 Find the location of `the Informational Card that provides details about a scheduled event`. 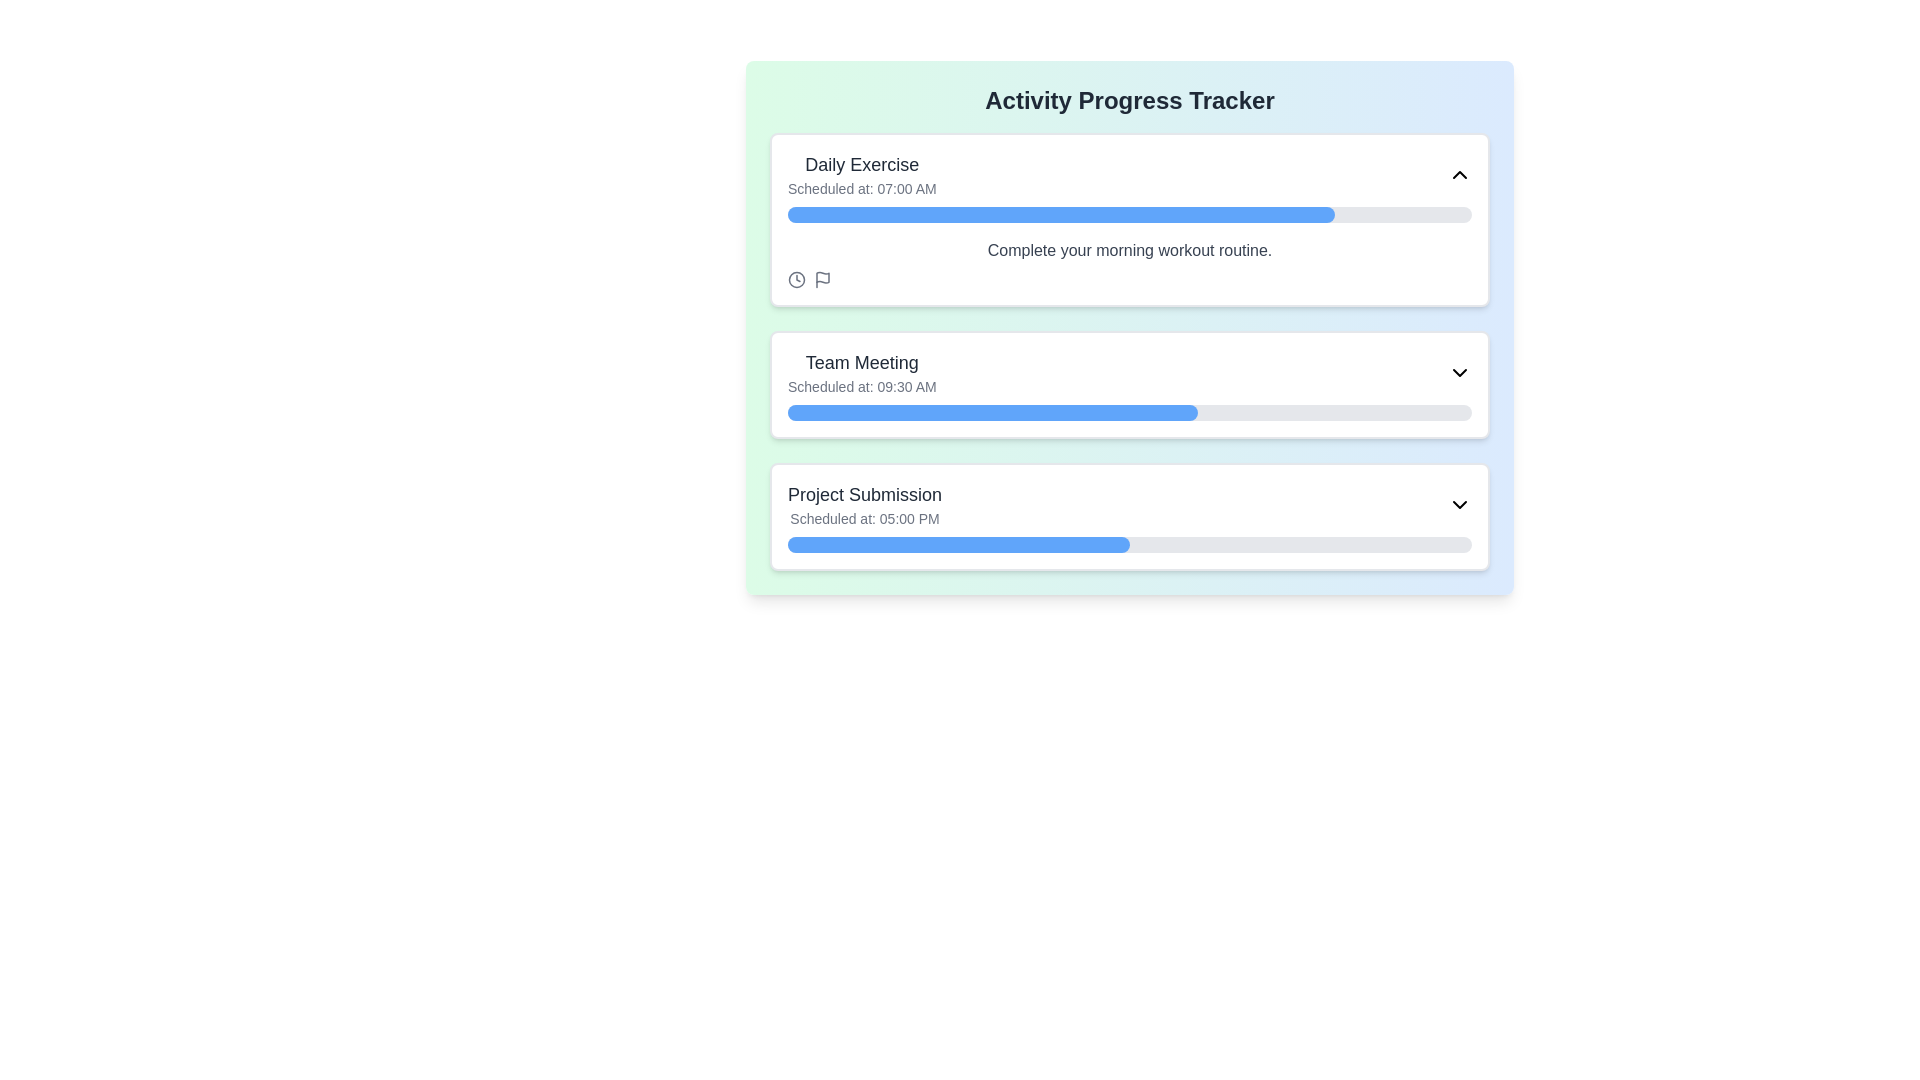

the Informational Card that provides details about a scheduled event is located at coordinates (1129, 385).